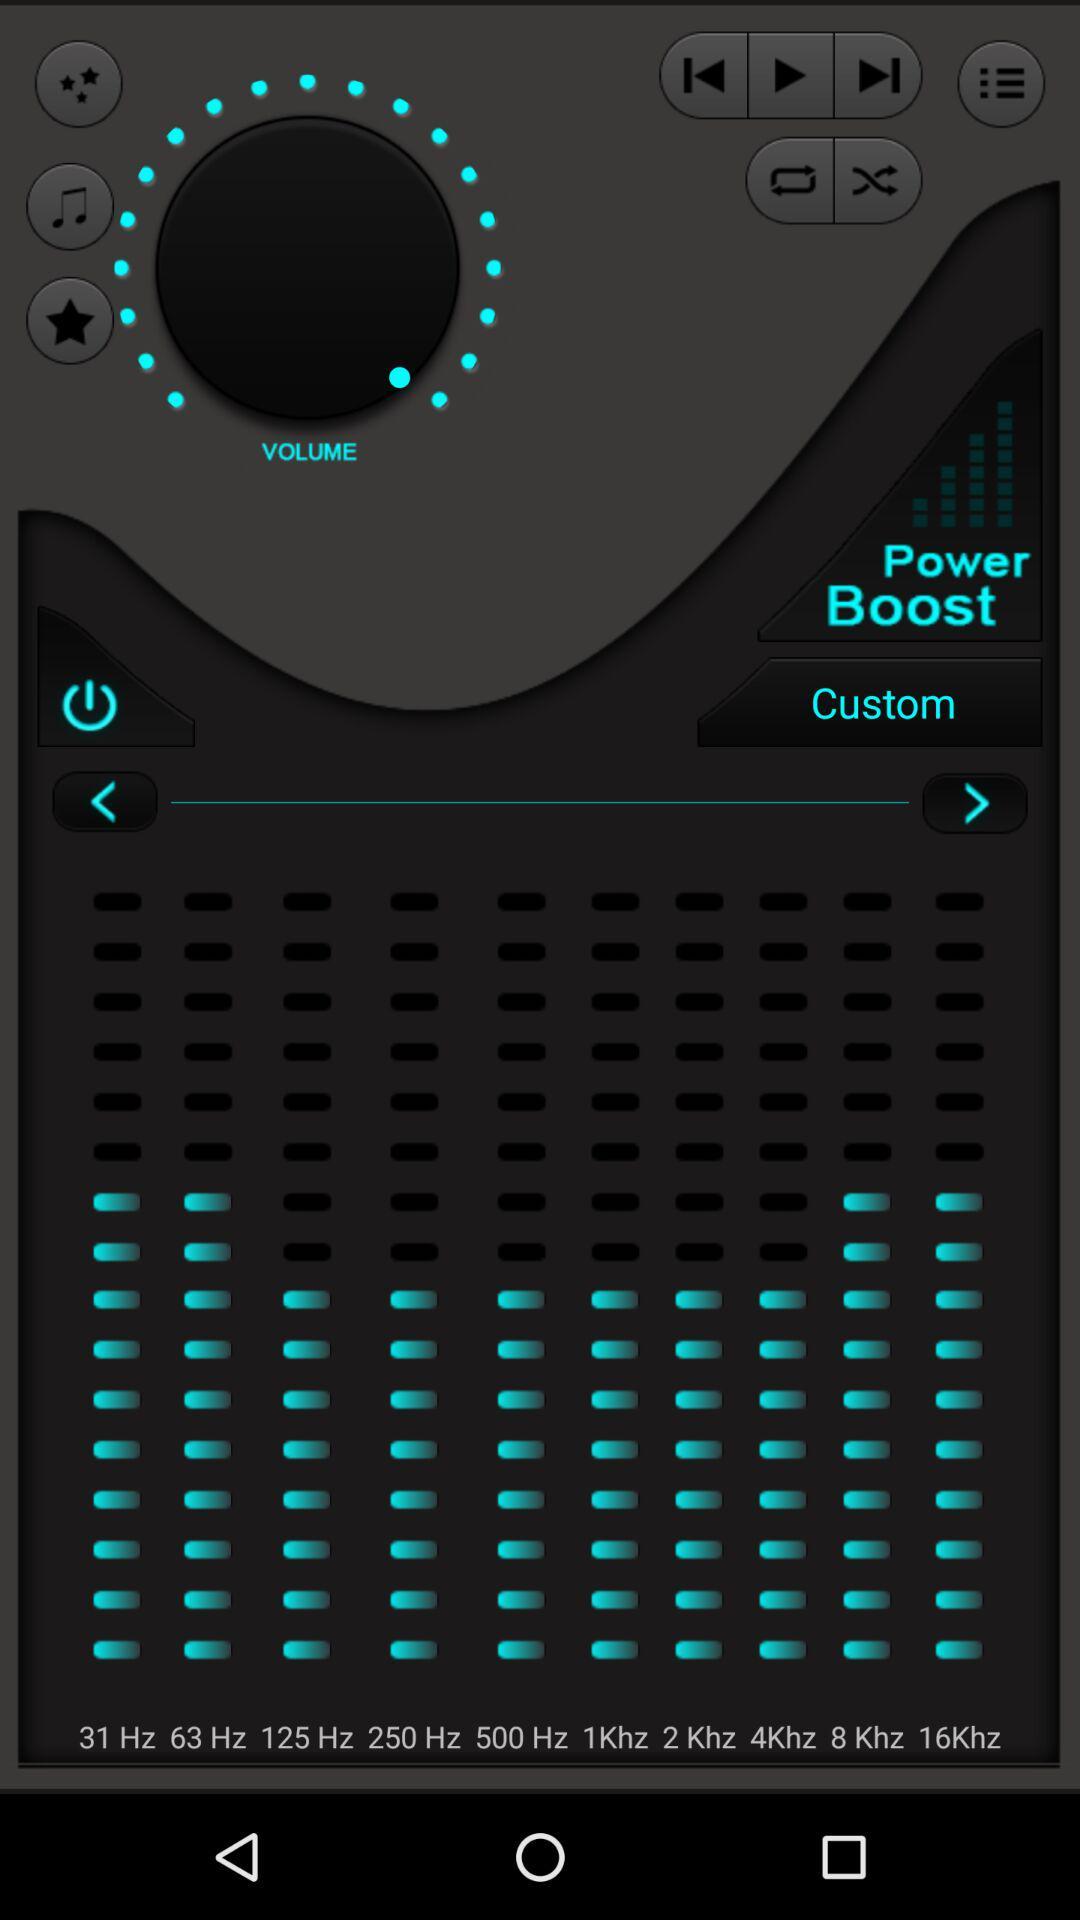 Image resolution: width=1080 pixels, height=1920 pixels. I want to click on the skip_previous icon, so click(702, 80).